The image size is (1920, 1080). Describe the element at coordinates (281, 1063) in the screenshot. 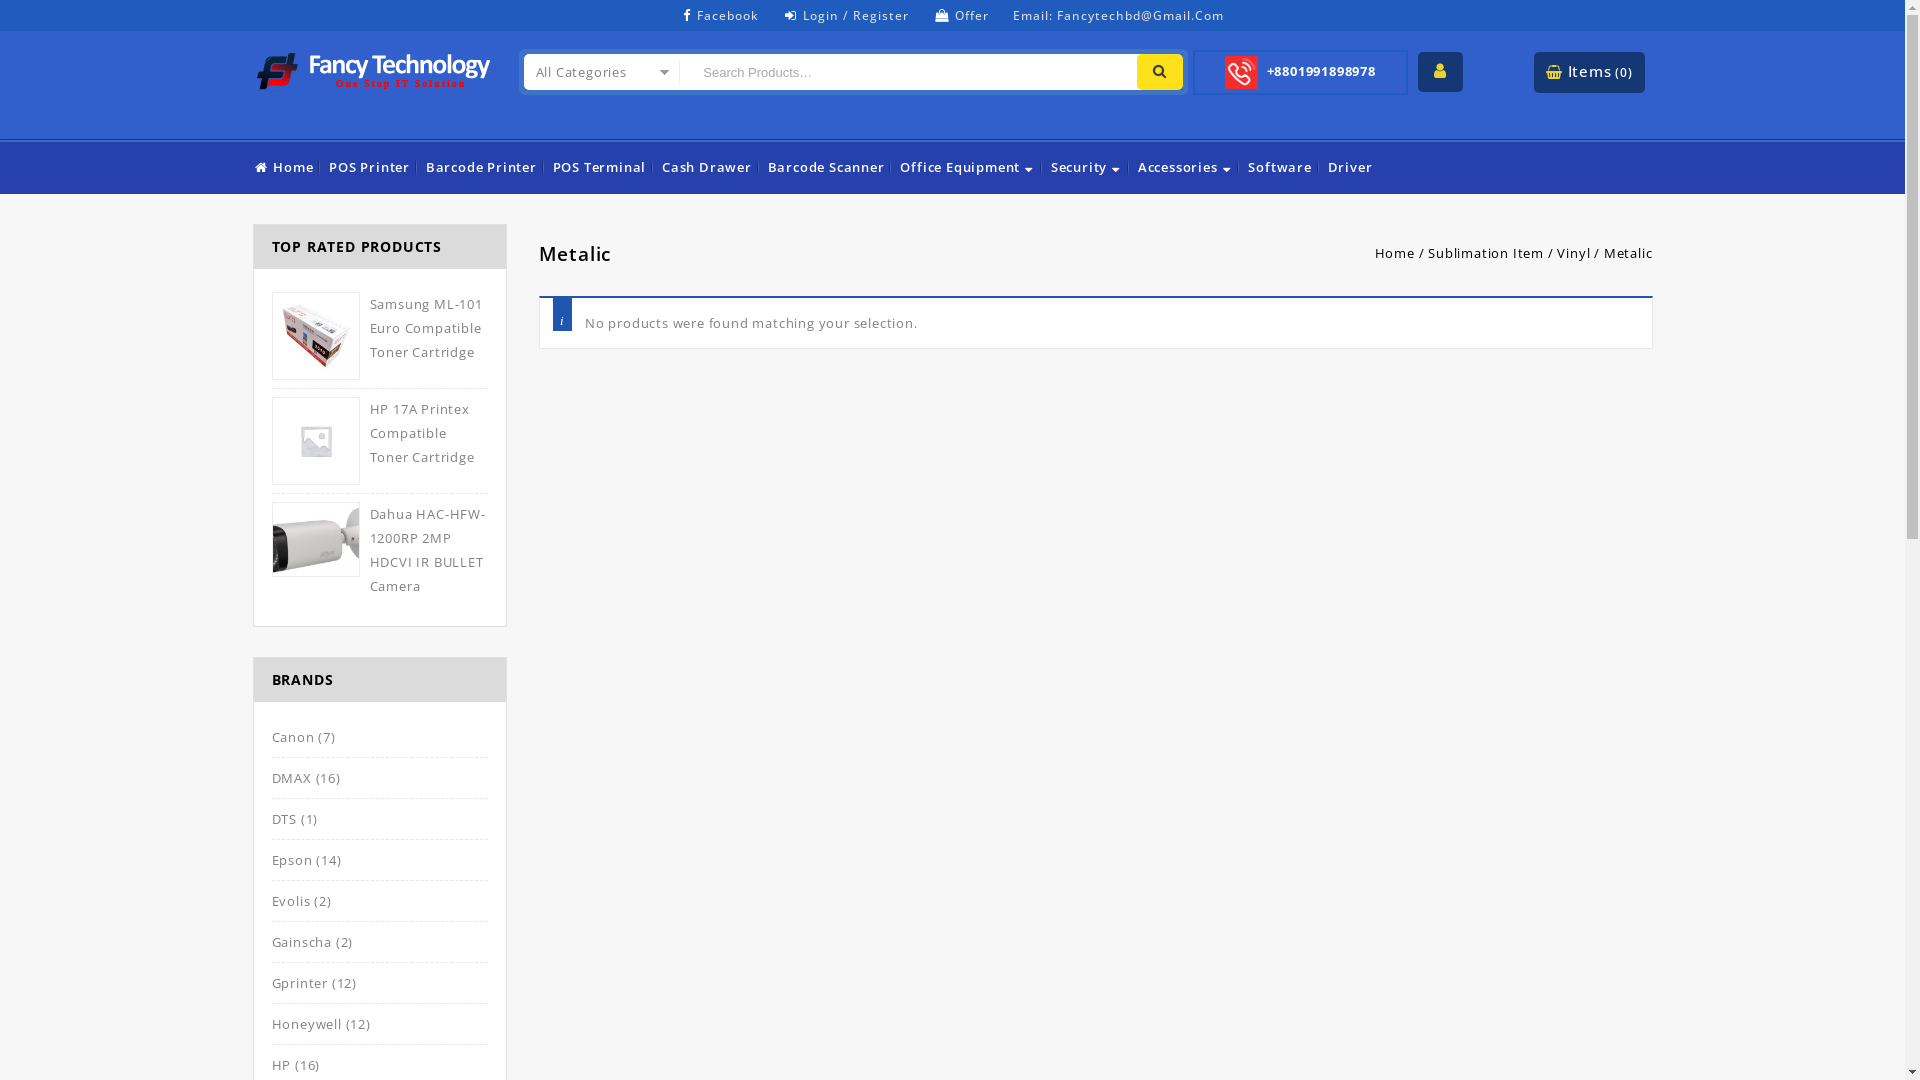

I see `'HP'` at that location.